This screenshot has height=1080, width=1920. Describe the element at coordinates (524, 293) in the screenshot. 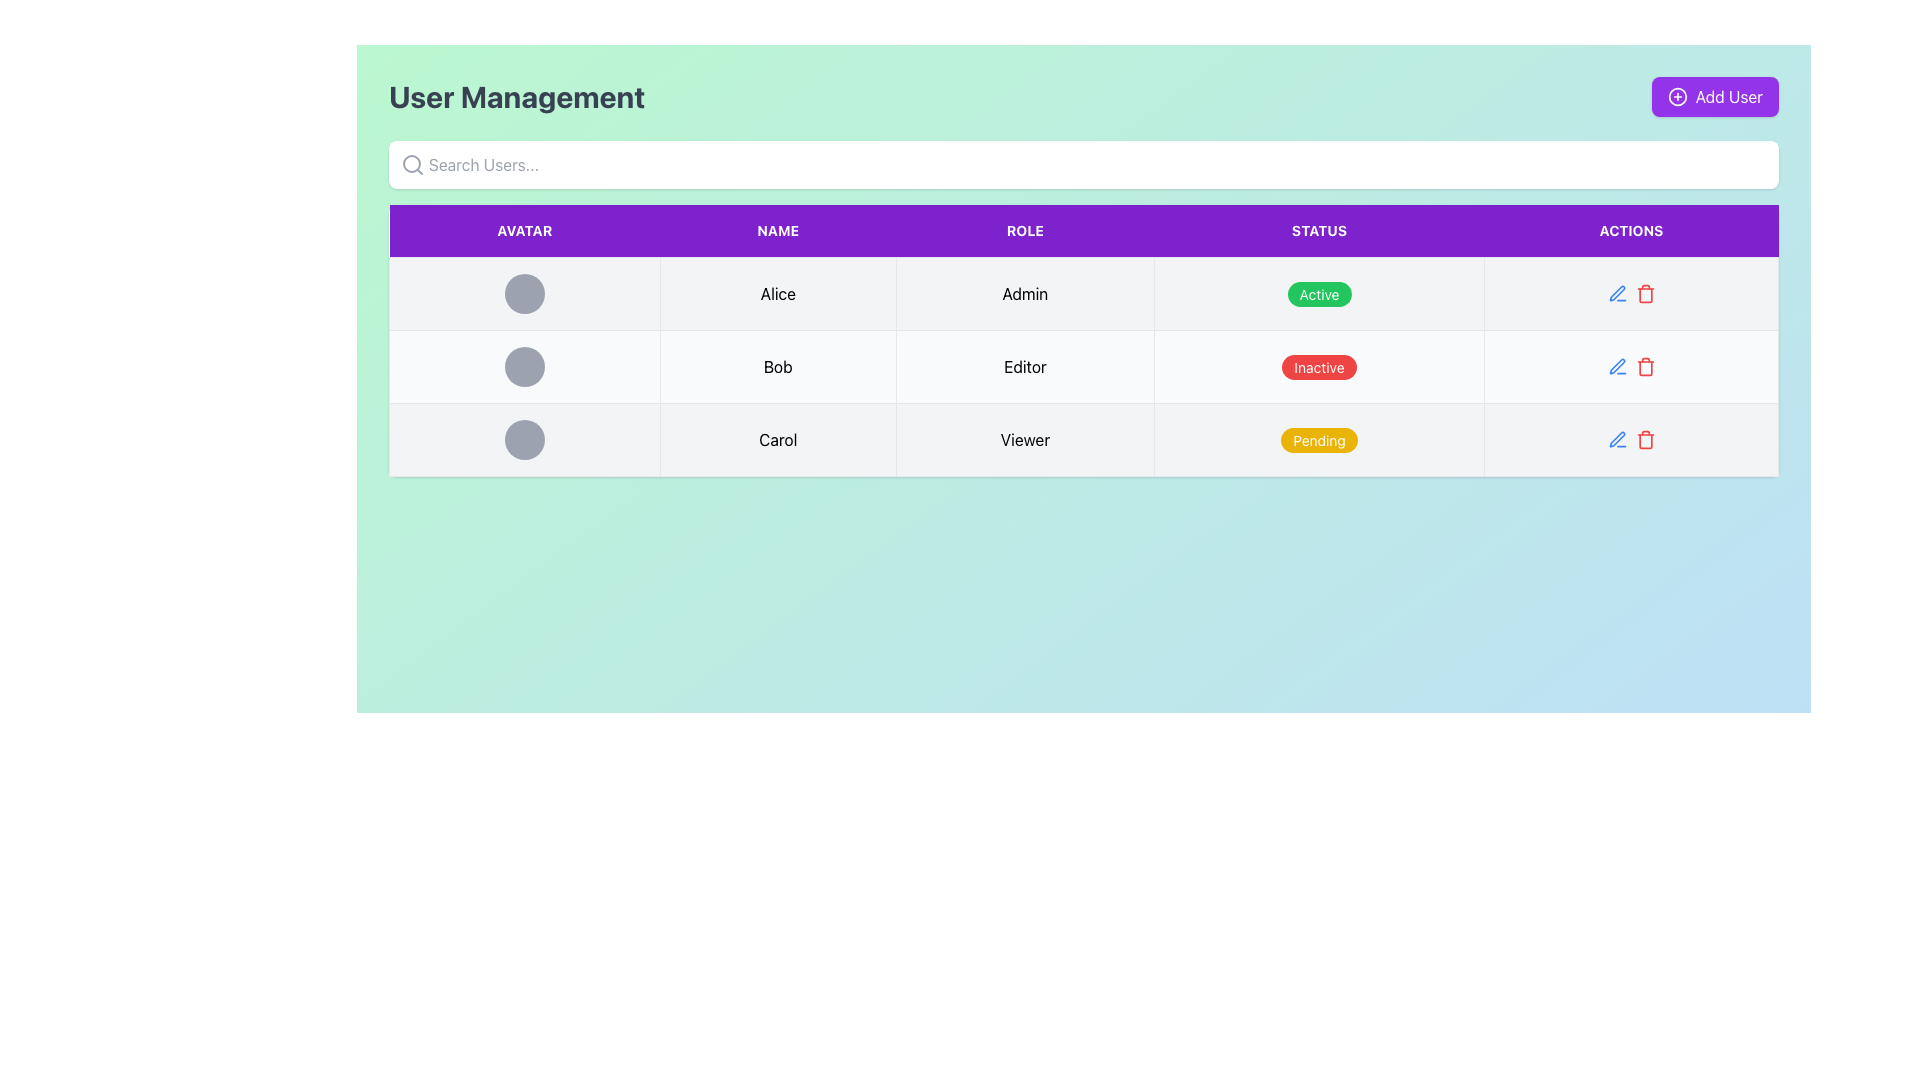

I see `the Avatar placeholder for 'Alice' in the user management table, which is located in the first row of the 'Avatar' column` at that location.